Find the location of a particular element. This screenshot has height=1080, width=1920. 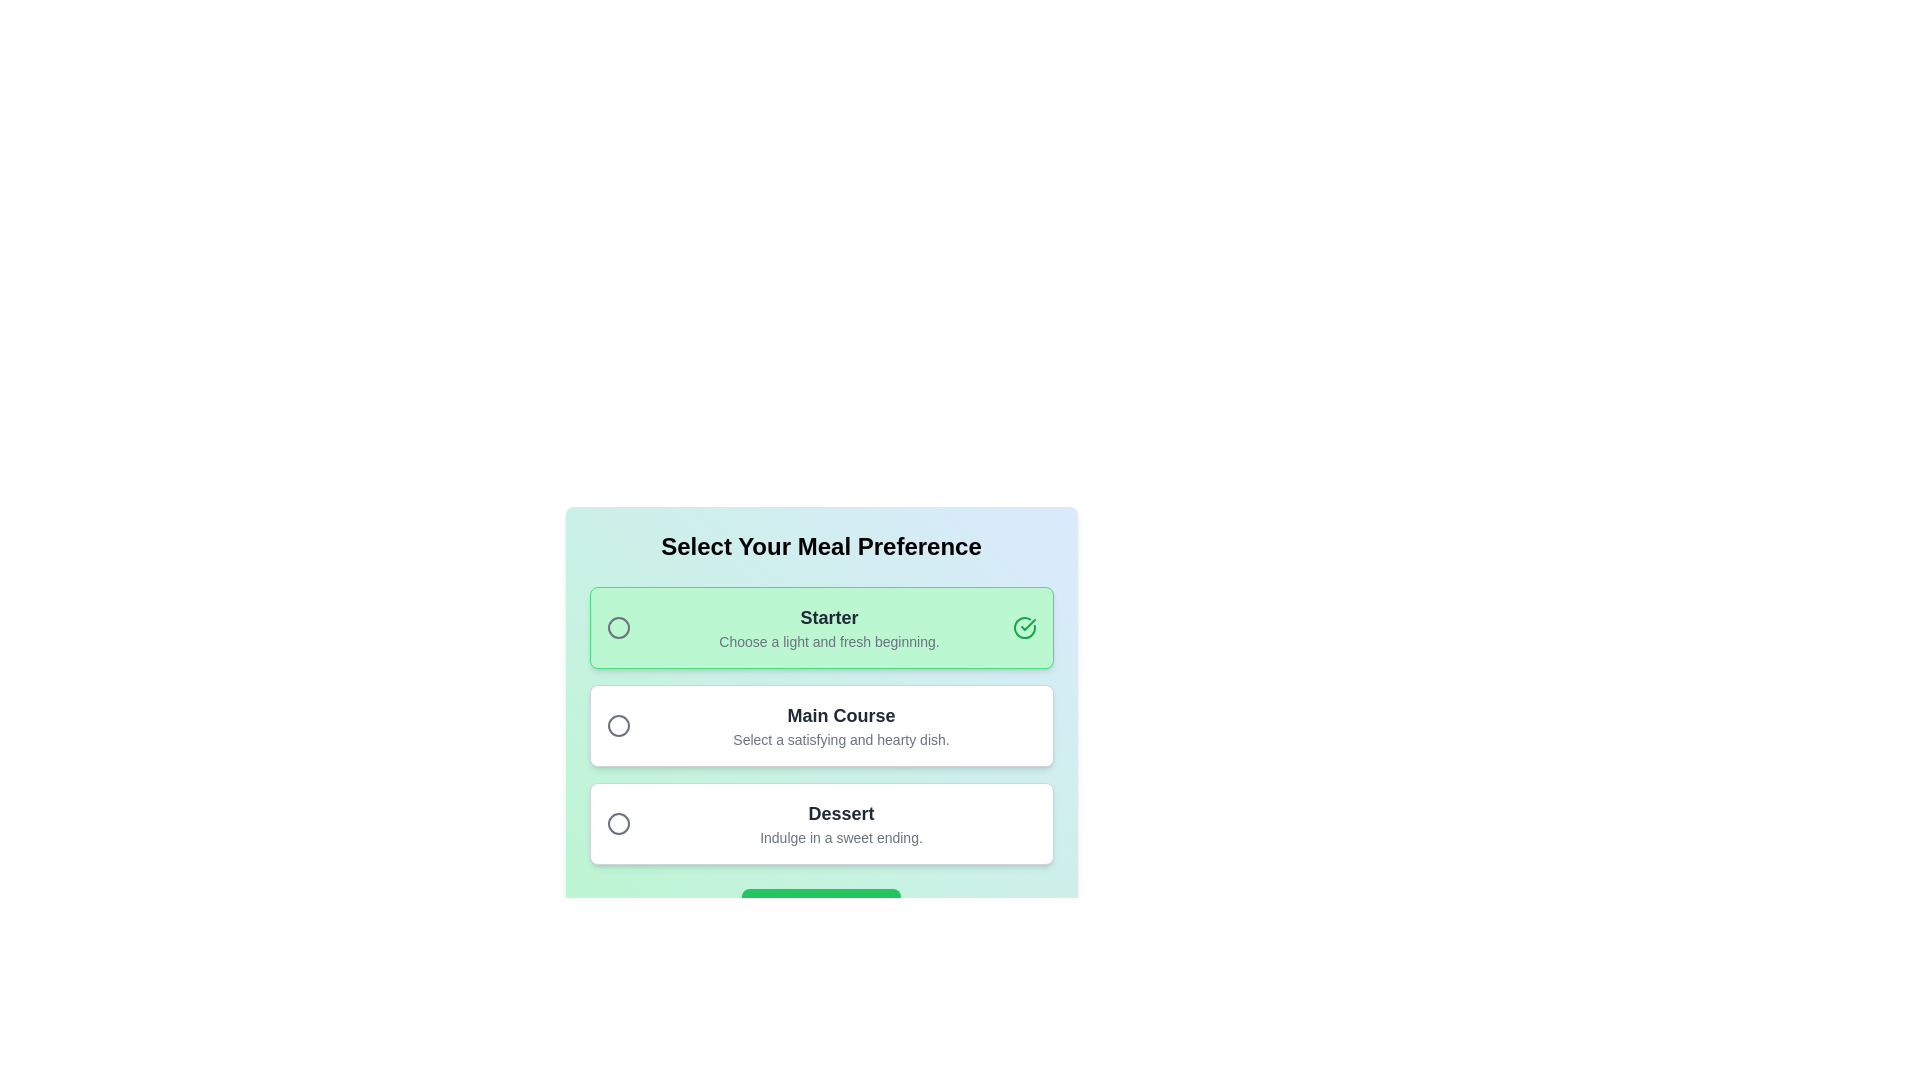

the 'Main Course' label which features a prominent heading and a descriptive text beneath, positioned in the second item of a vertically stacked menu is located at coordinates (841, 725).